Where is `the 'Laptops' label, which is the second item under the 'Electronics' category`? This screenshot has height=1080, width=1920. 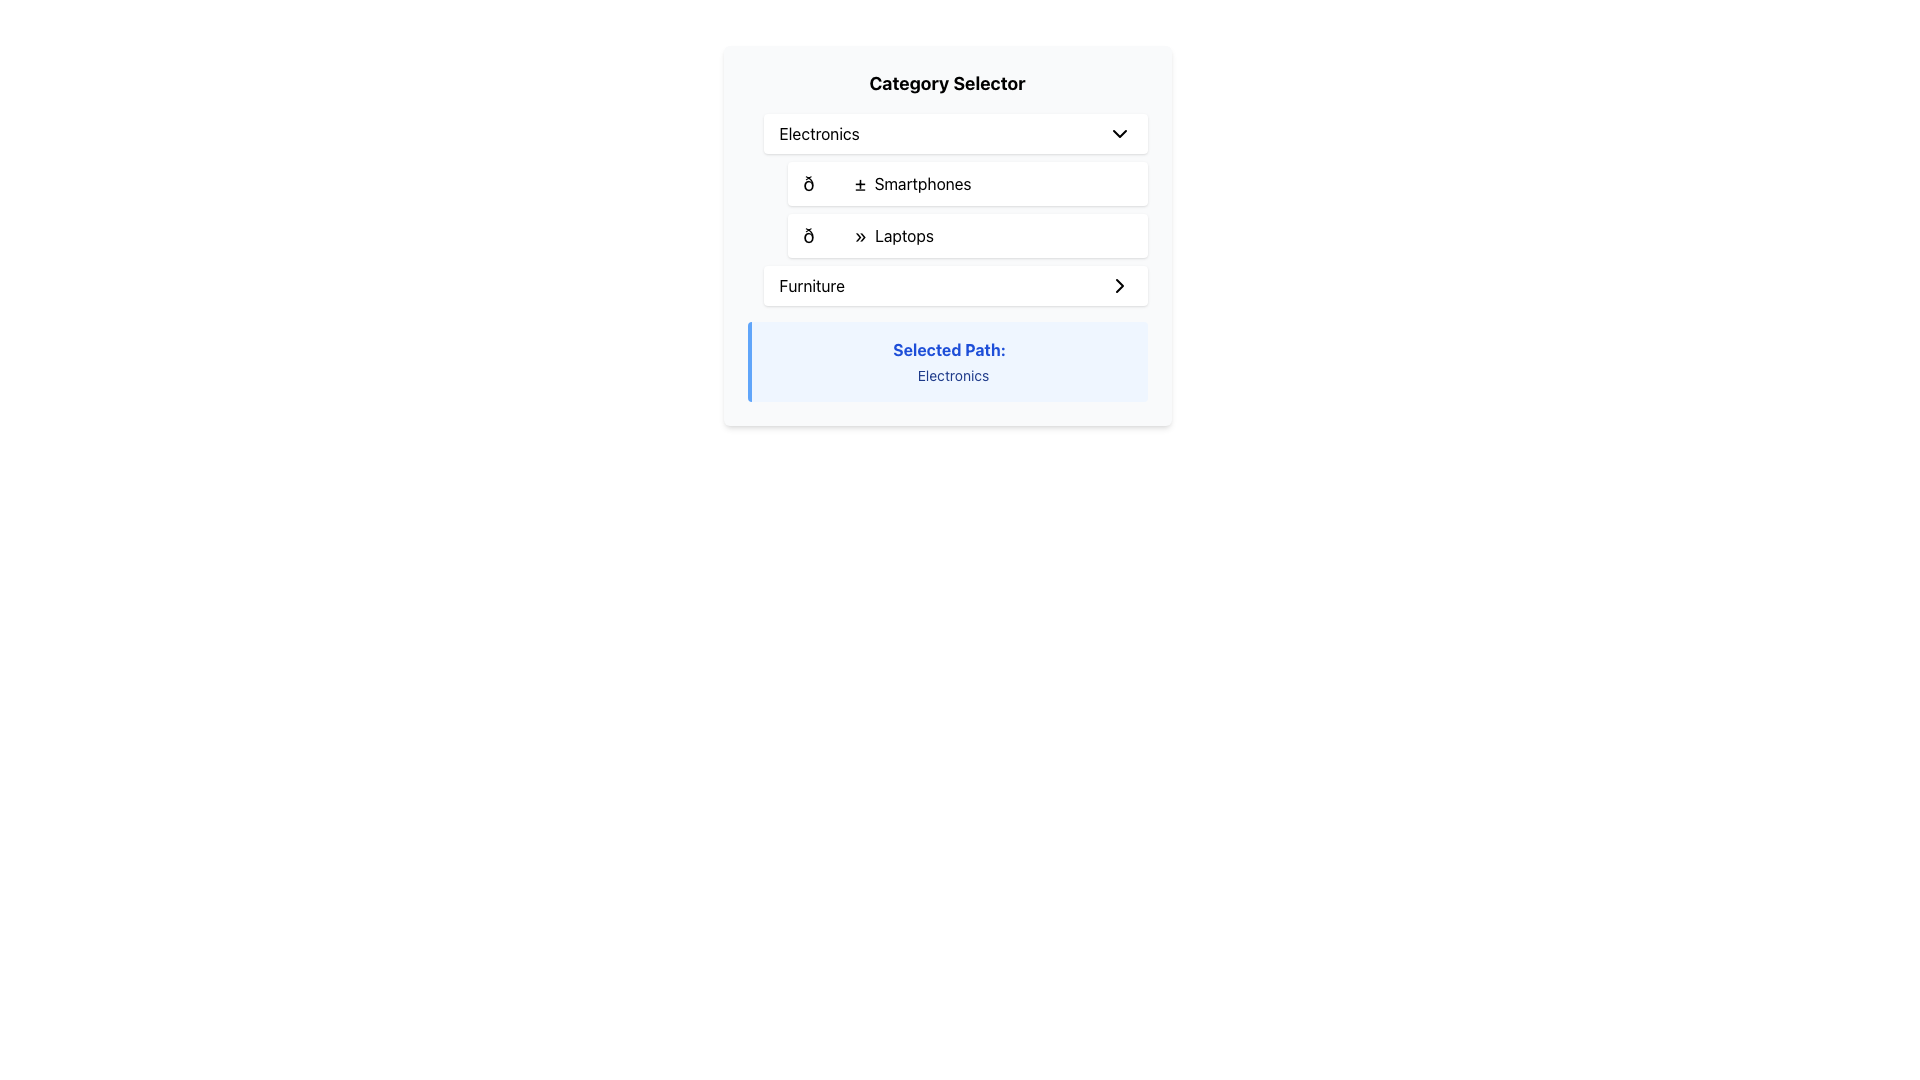 the 'Laptops' label, which is the second item under the 'Electronics' category is located at coordinates (868, 234).